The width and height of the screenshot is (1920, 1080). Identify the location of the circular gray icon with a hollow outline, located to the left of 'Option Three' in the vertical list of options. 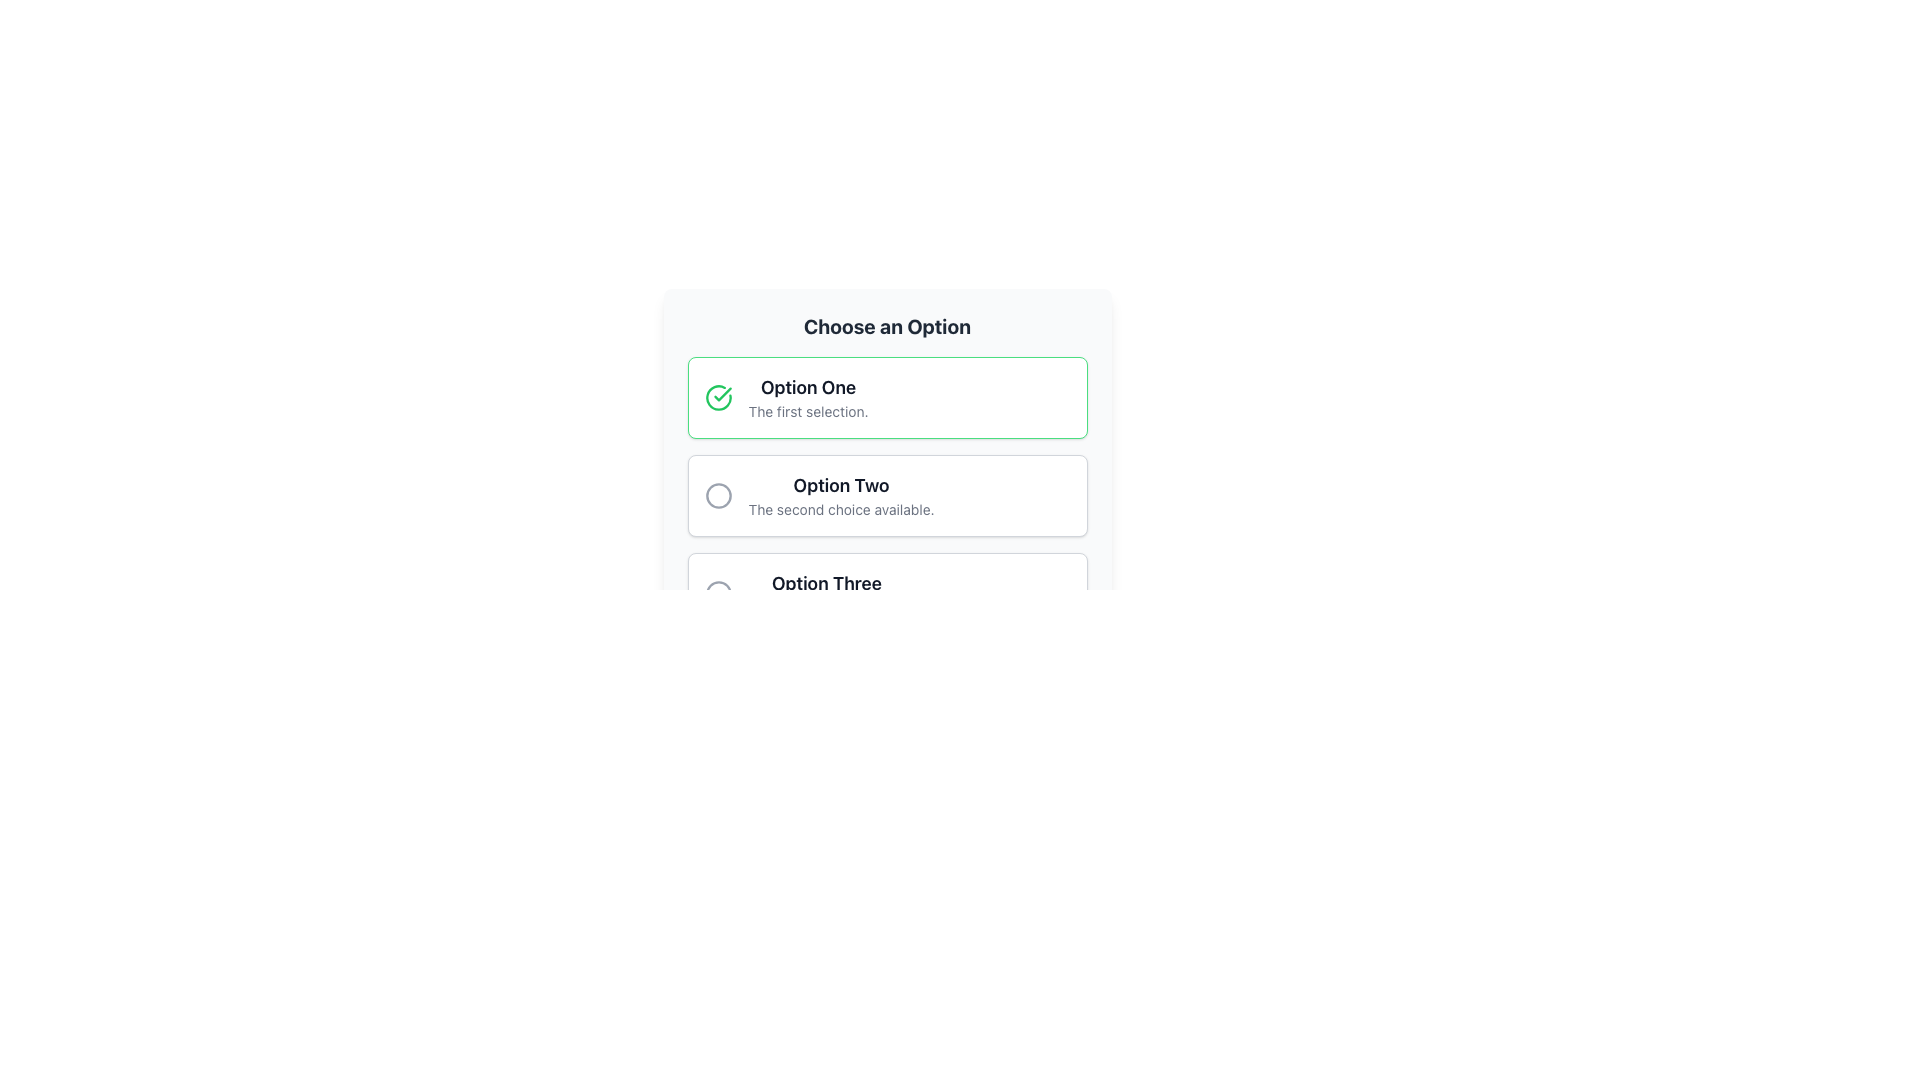
(718, 593).